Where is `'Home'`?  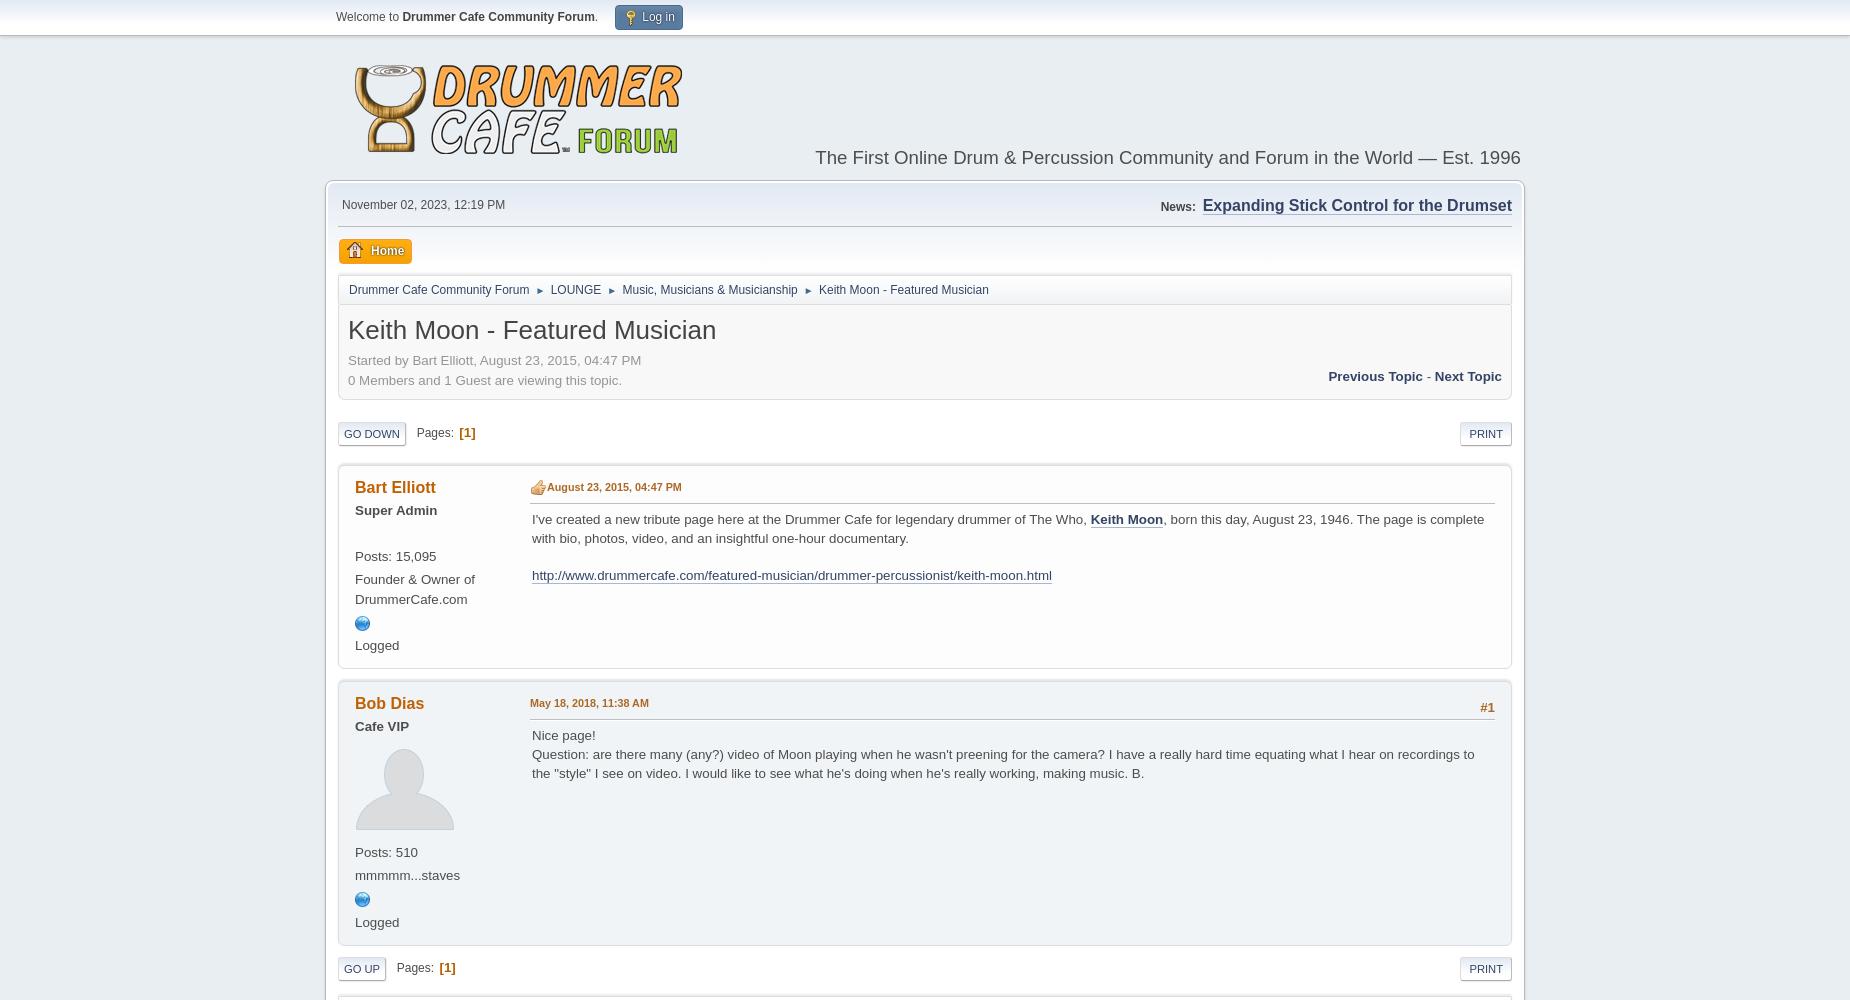 'Home' is located at coordinates (369, 250).